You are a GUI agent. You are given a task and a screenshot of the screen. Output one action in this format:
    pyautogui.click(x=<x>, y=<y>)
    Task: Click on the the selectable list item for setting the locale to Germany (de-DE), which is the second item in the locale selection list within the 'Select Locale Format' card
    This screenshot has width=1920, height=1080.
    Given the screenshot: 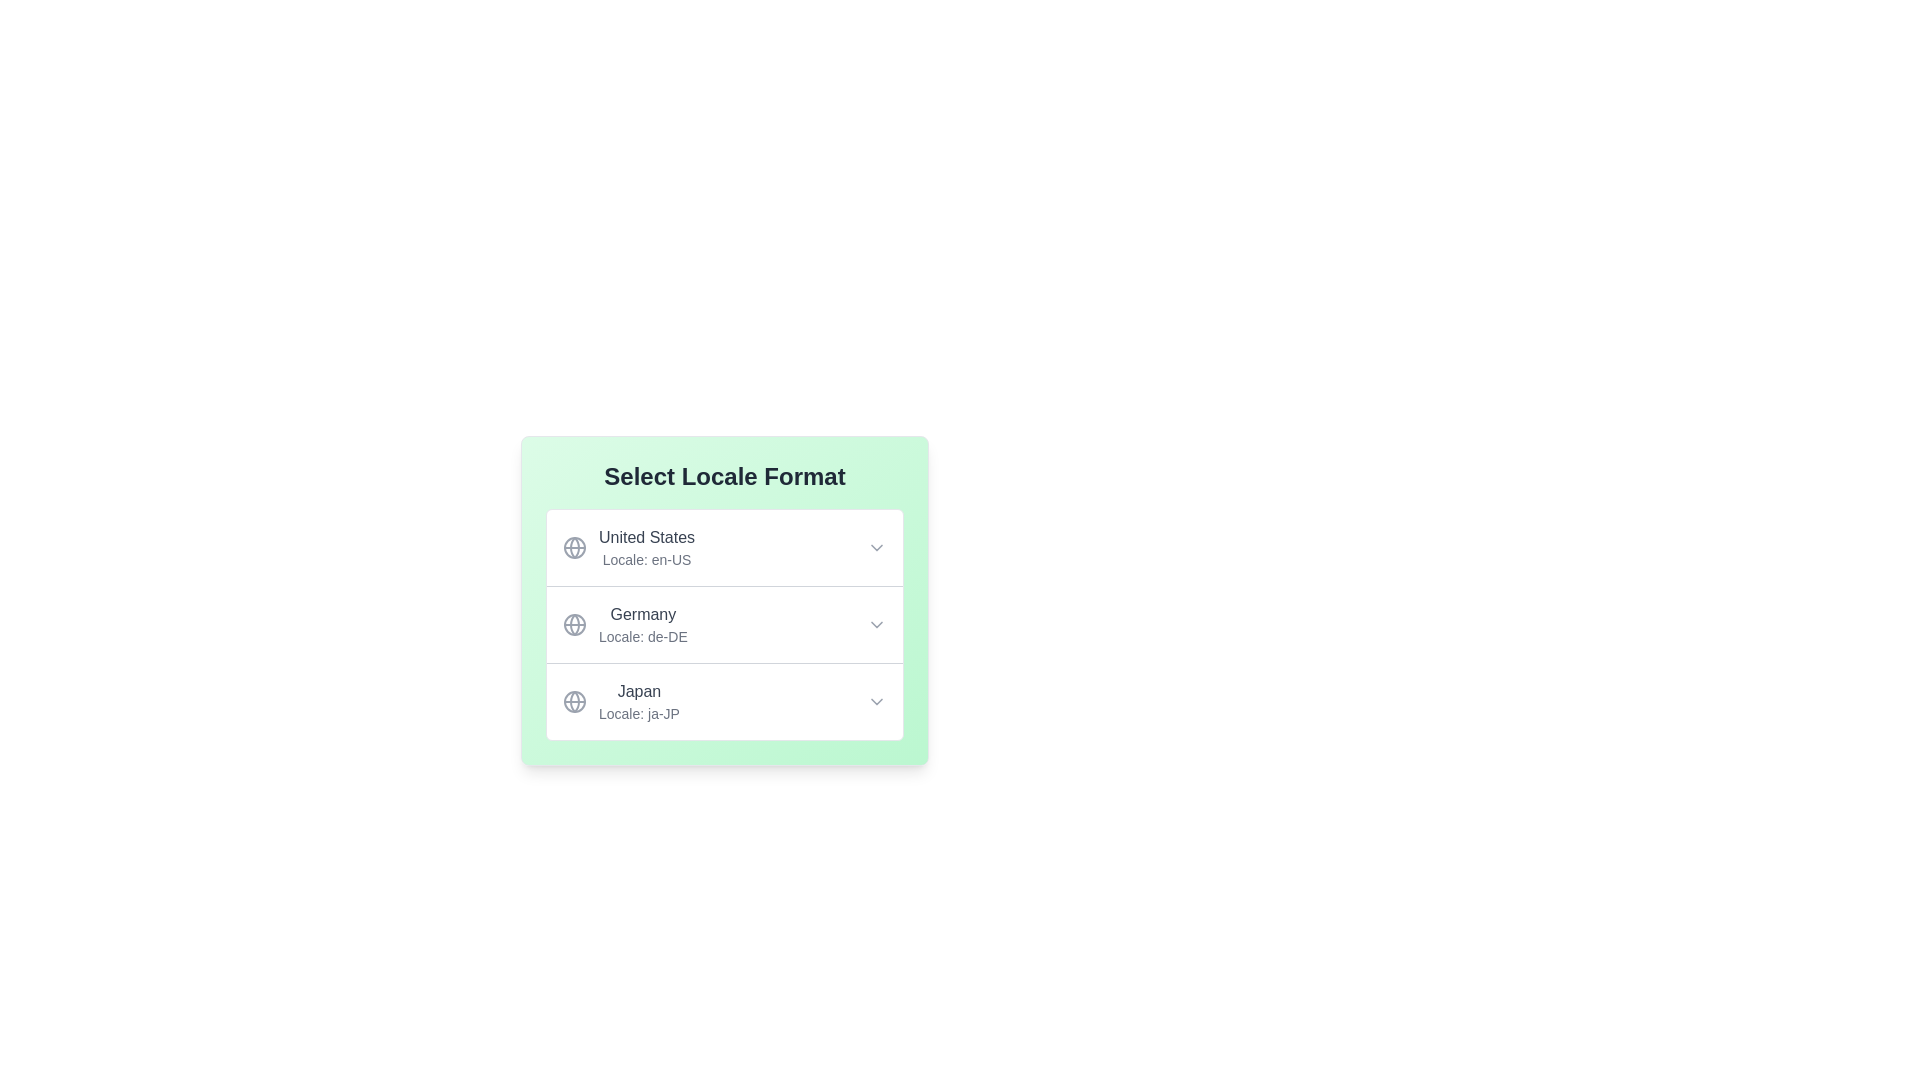 What is the action you would take?
    pyautogui.click(x=624, y=623)
    